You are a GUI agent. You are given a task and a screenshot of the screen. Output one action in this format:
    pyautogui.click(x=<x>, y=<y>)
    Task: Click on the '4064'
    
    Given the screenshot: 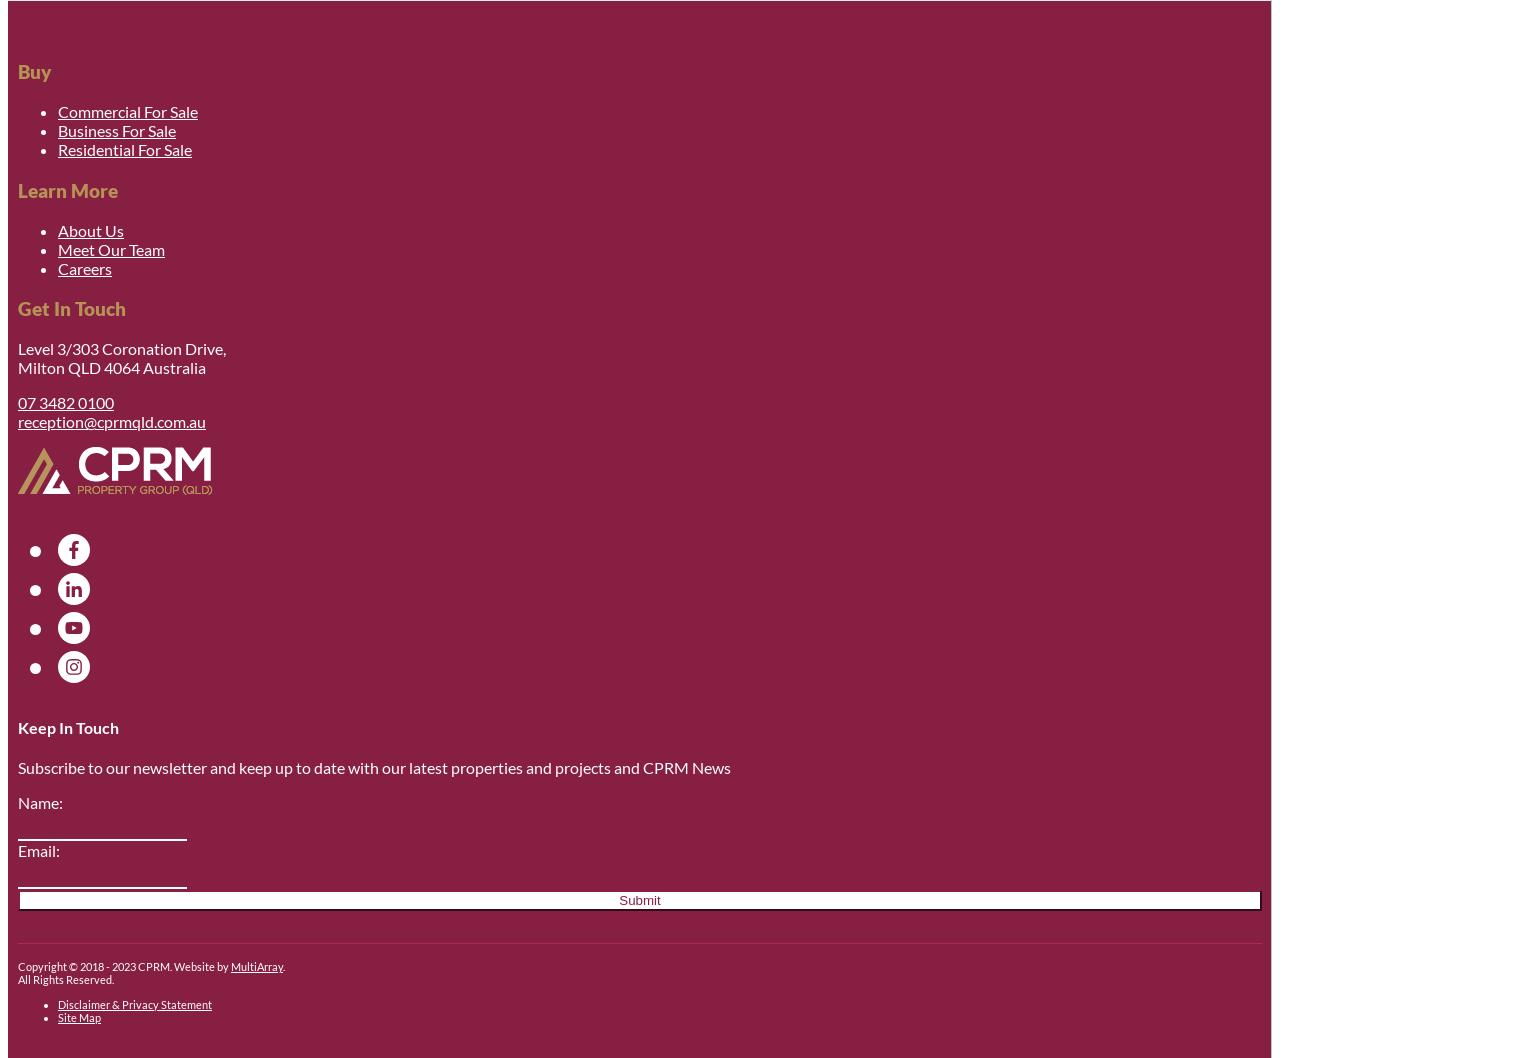 What is the action you would take?
    pyautogui.click(x=121, y=367)
    